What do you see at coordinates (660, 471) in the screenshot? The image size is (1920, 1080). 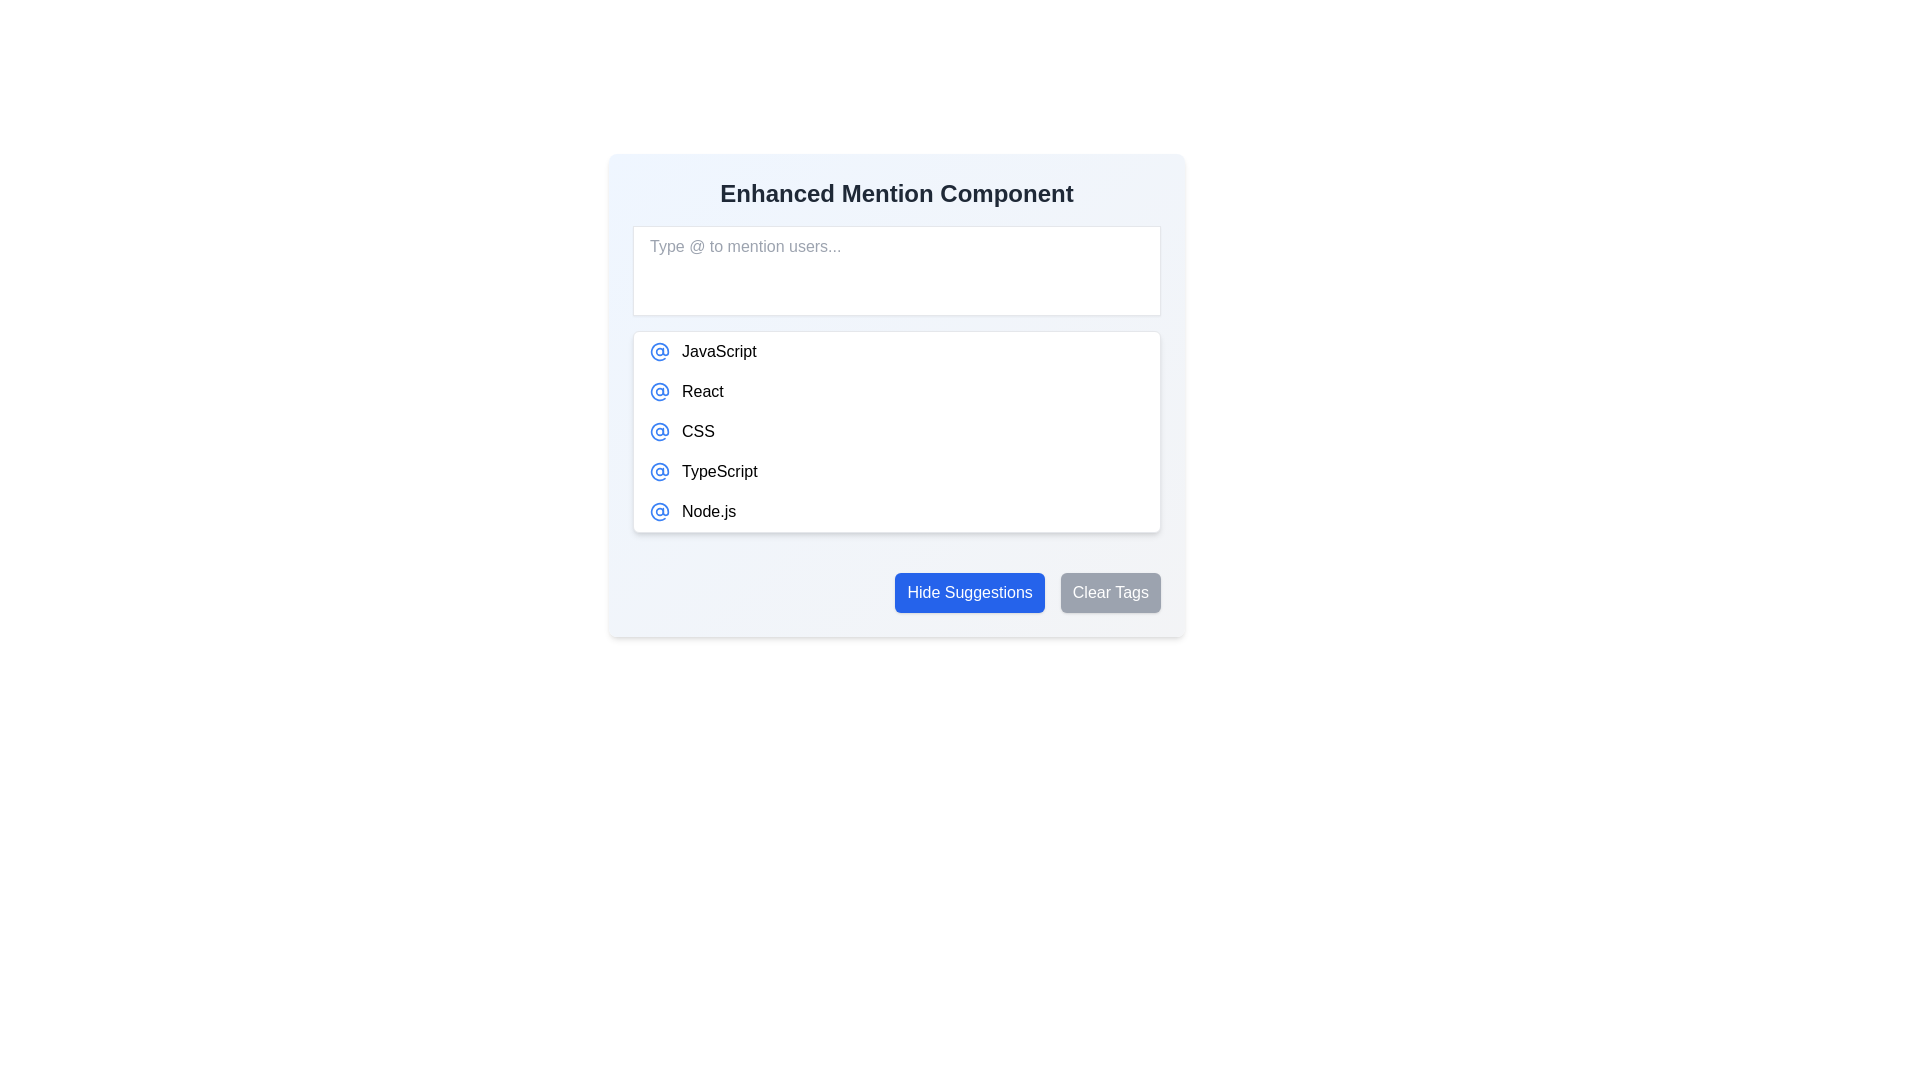 I see `the TypeScript indicator icon located in the fourth row of the suggestion list` at bounding box center [660, 471].